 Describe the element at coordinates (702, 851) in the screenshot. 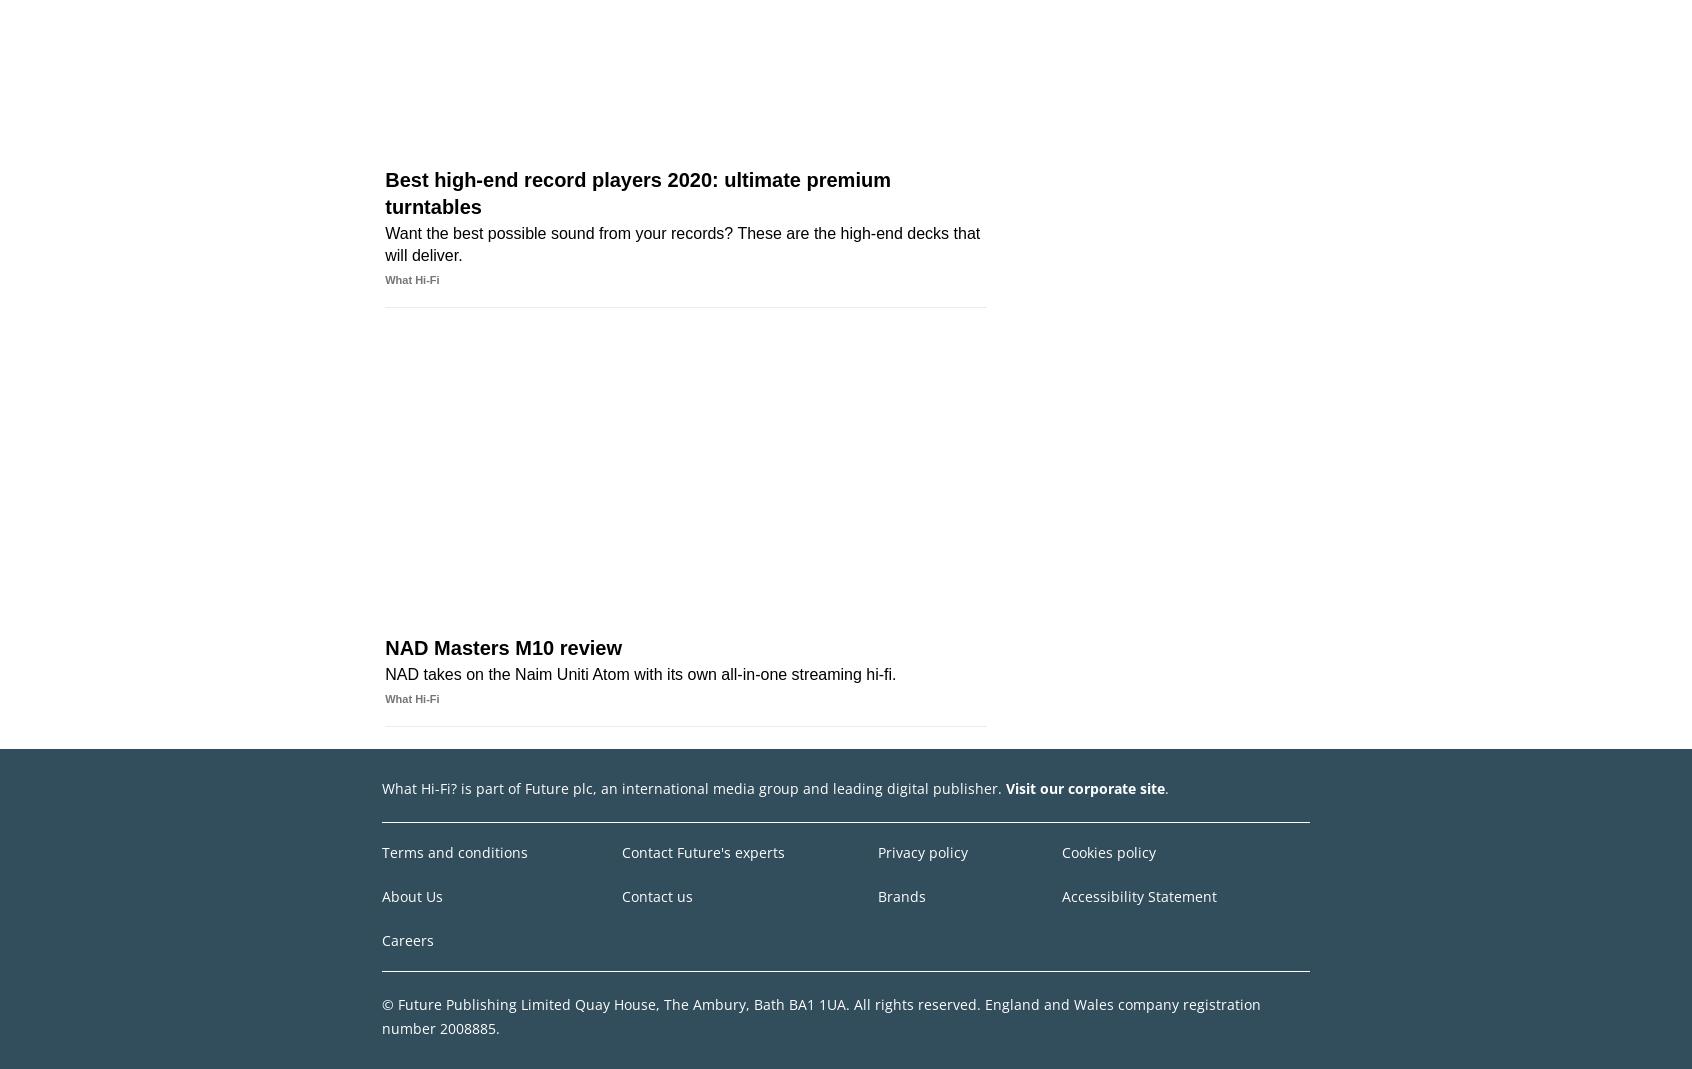

I see `'Contact Future's experts'` at that location.